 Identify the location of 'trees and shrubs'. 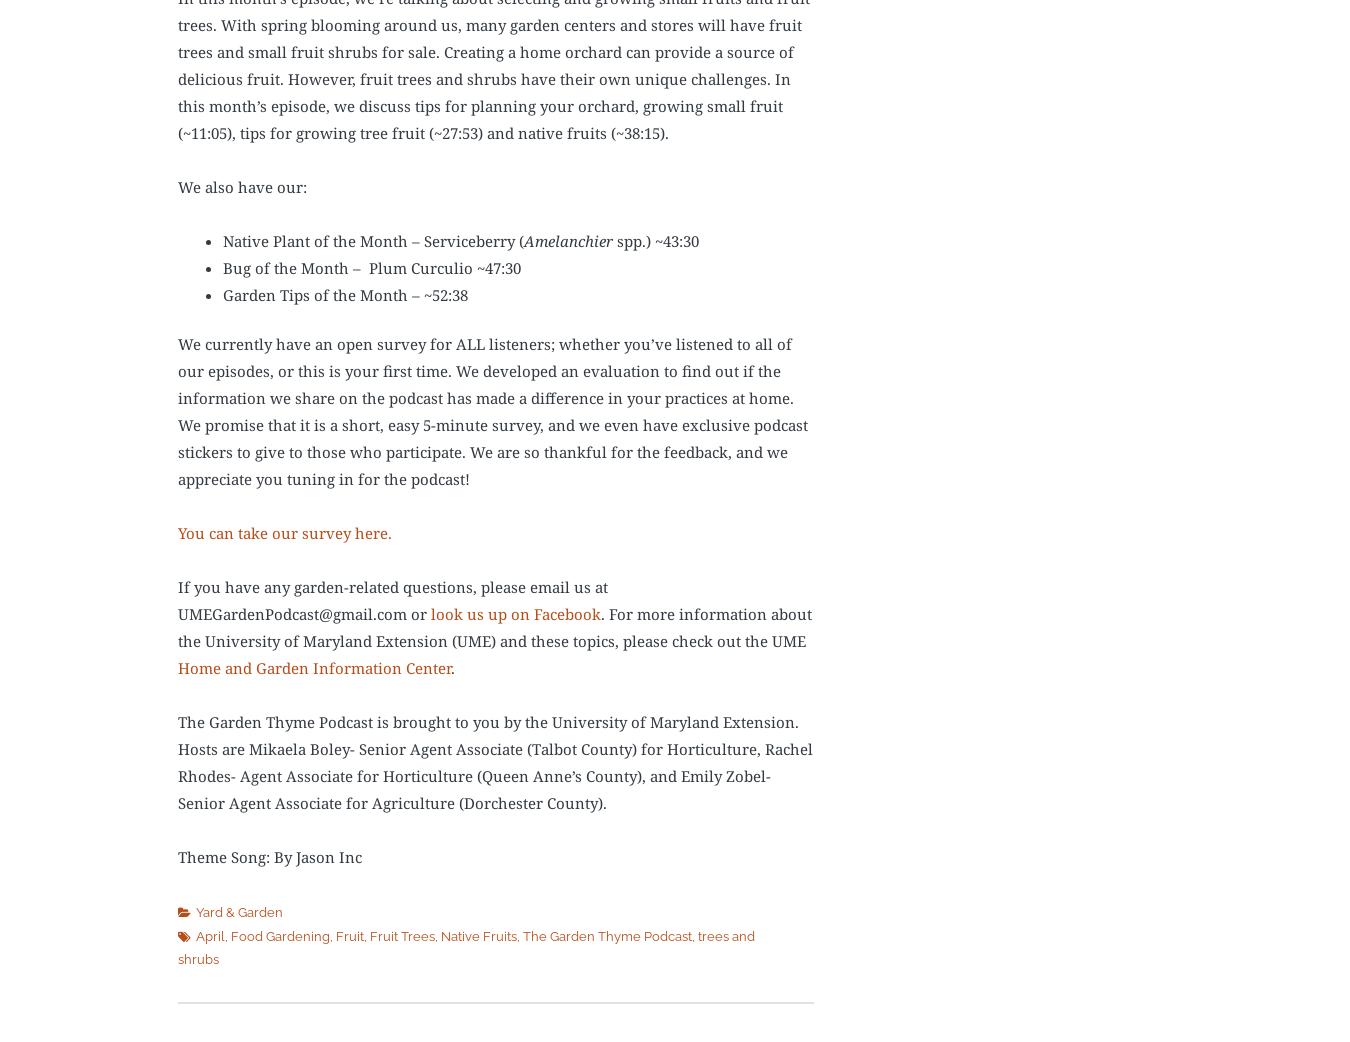
(465, 946).